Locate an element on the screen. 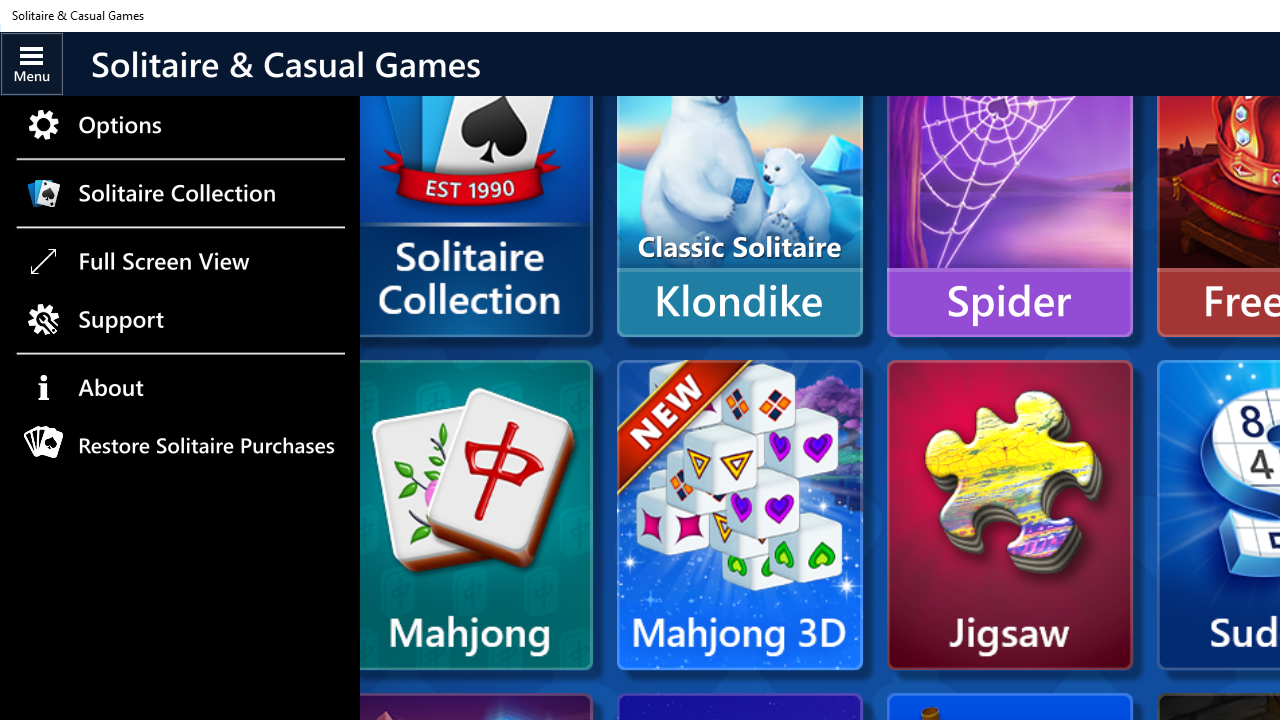 The width and height of the screenshot is (1280, 720). 'About' is located at coordinates (179, 388).